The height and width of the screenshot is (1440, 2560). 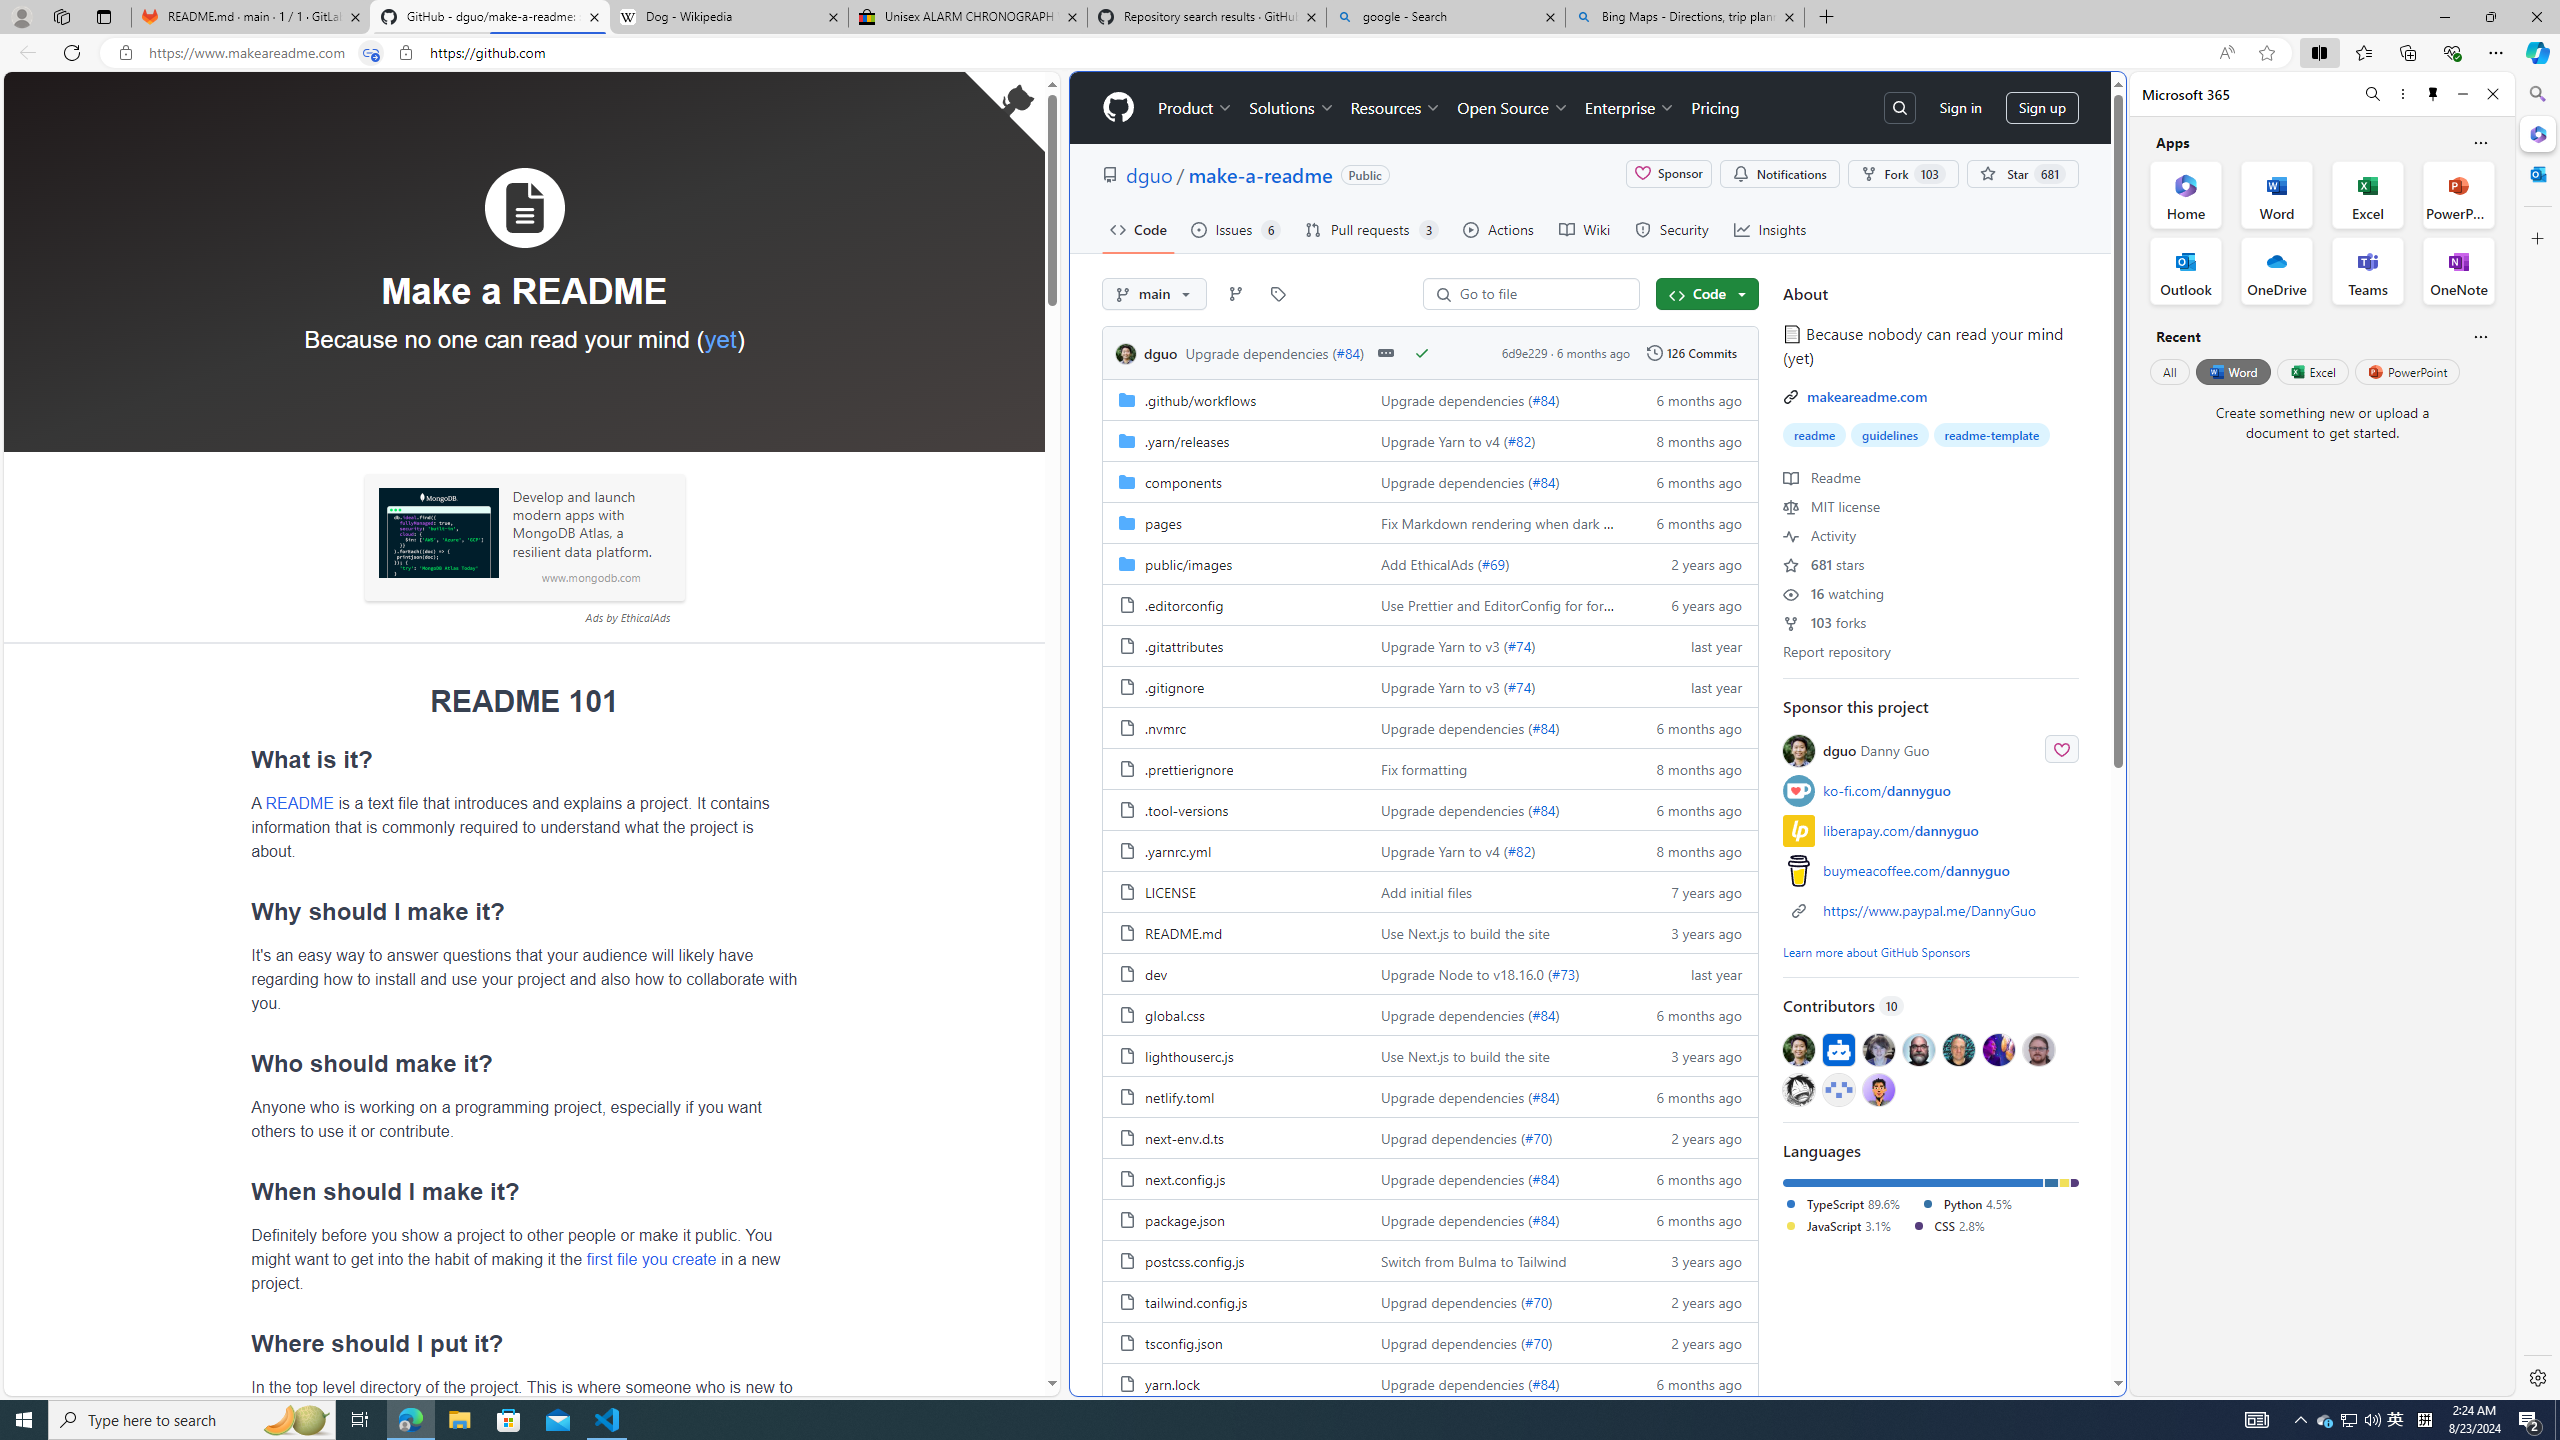 What do you see at coordinates (1430, 727) in the screenshot?
I see `'AutomationID: folder-row-8'` at bounding box center [1430, 727].